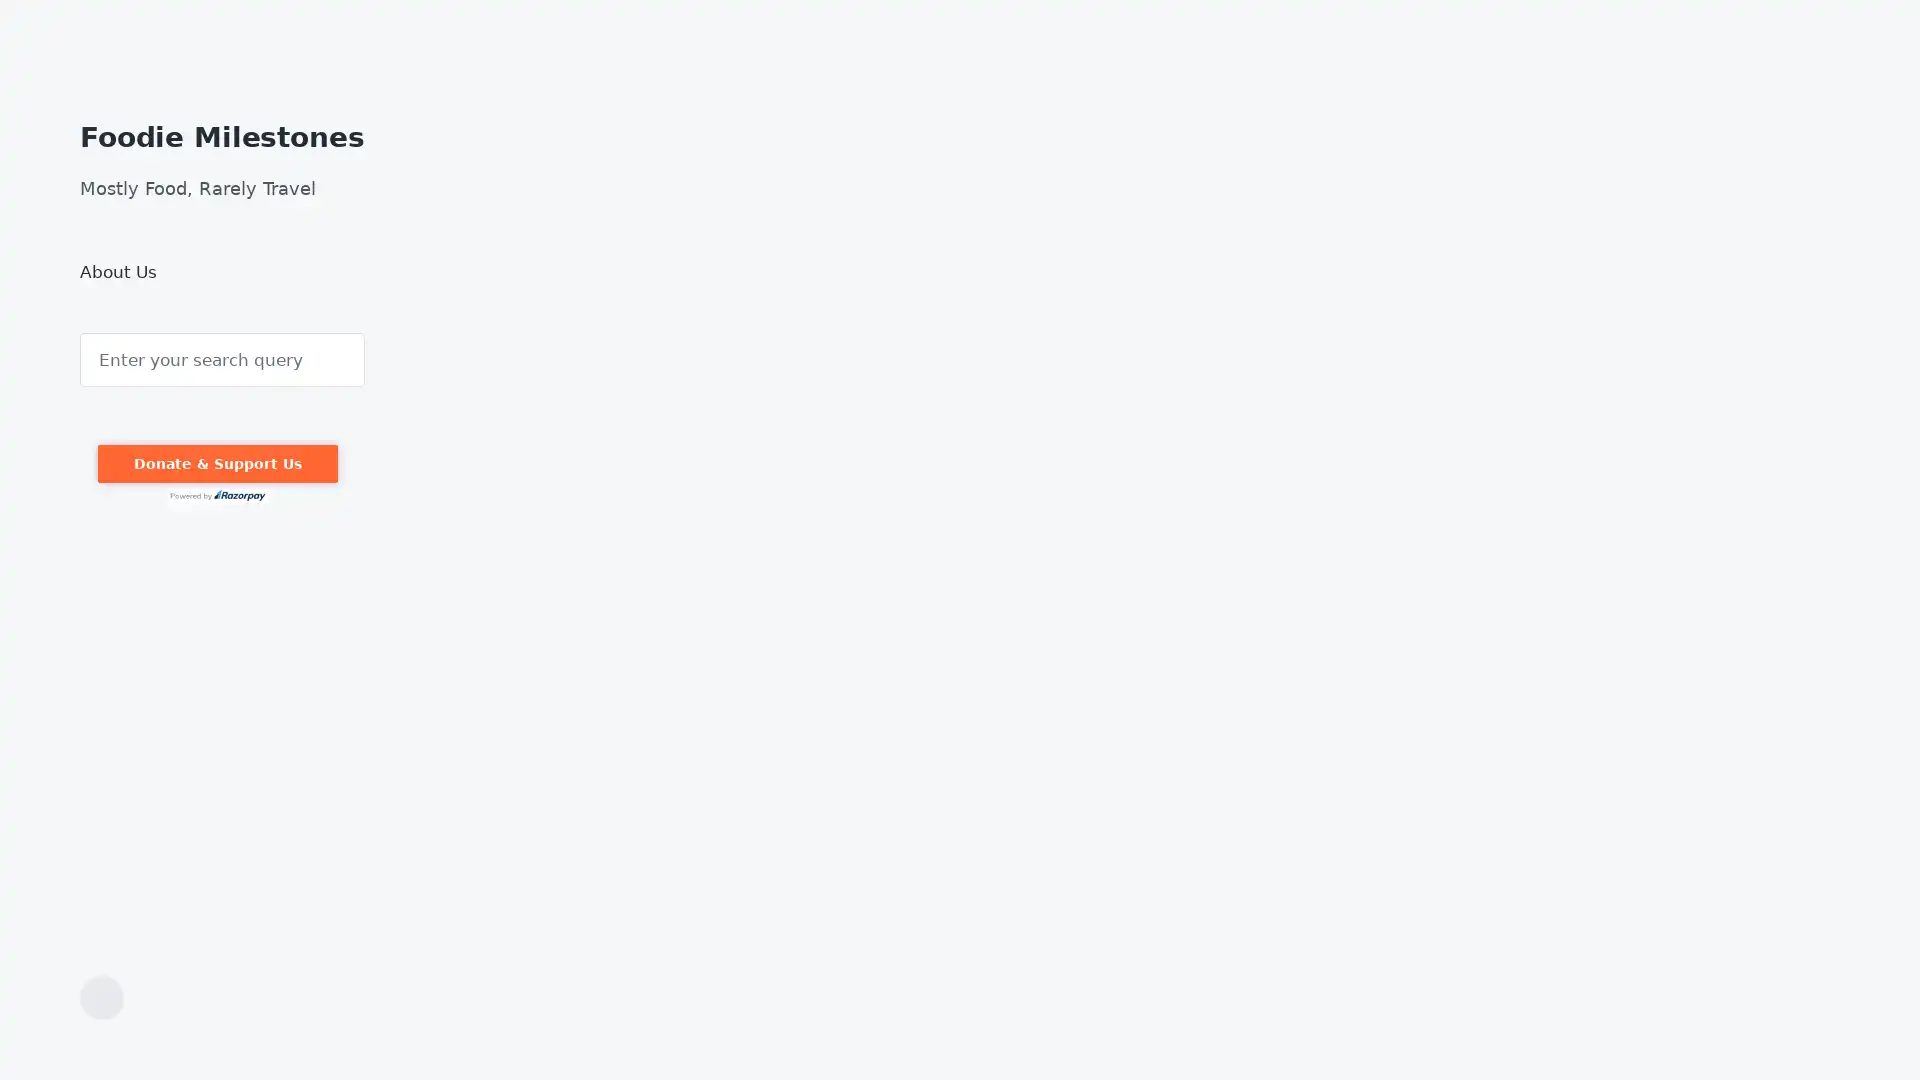 The width and height of the screenshot is (1920, 1080). Describe the element at coordinates (80, 332) in the screenshot. I see `Search` at that location.